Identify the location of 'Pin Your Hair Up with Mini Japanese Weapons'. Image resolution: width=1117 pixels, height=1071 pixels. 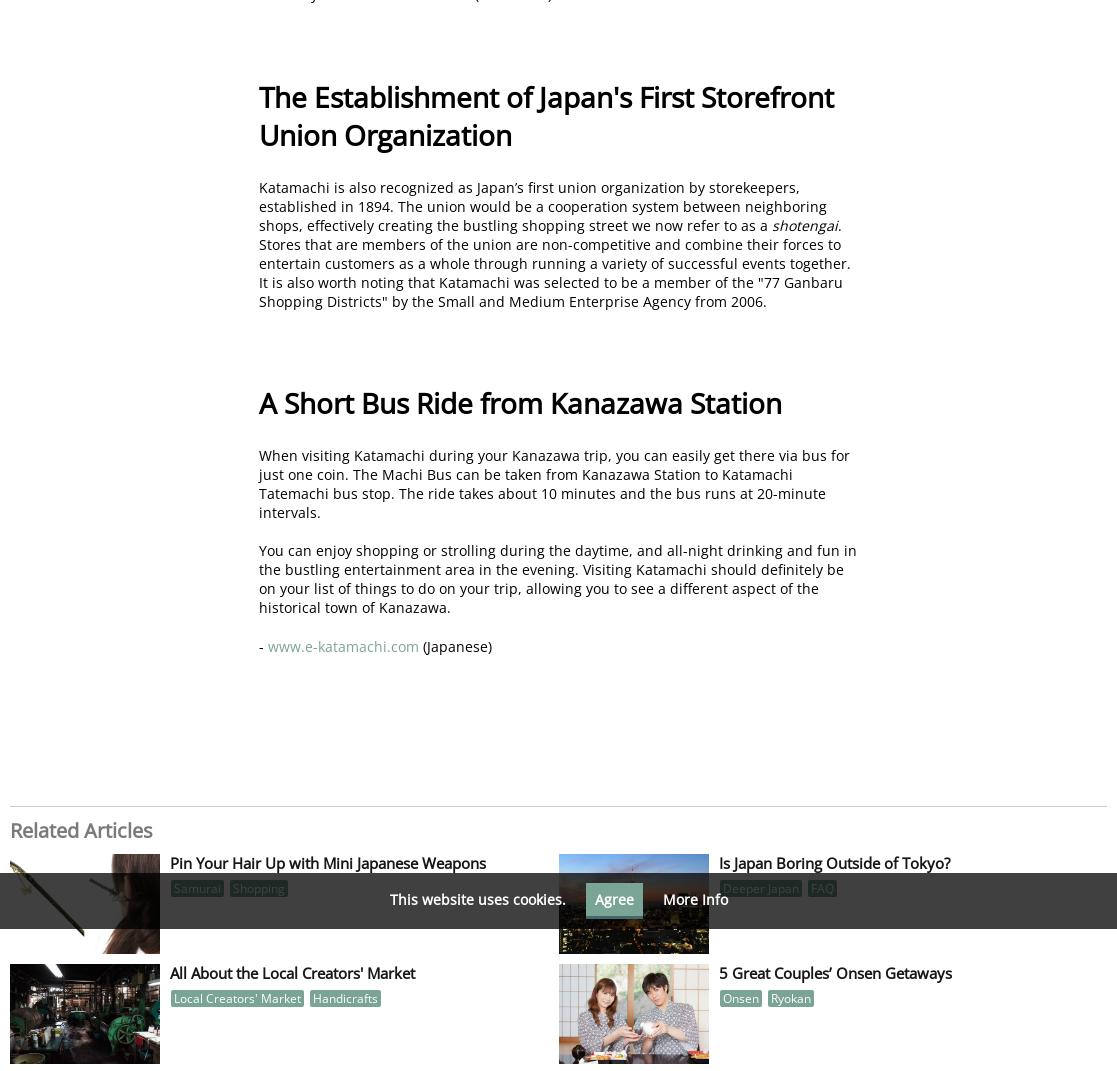
(326, 862).